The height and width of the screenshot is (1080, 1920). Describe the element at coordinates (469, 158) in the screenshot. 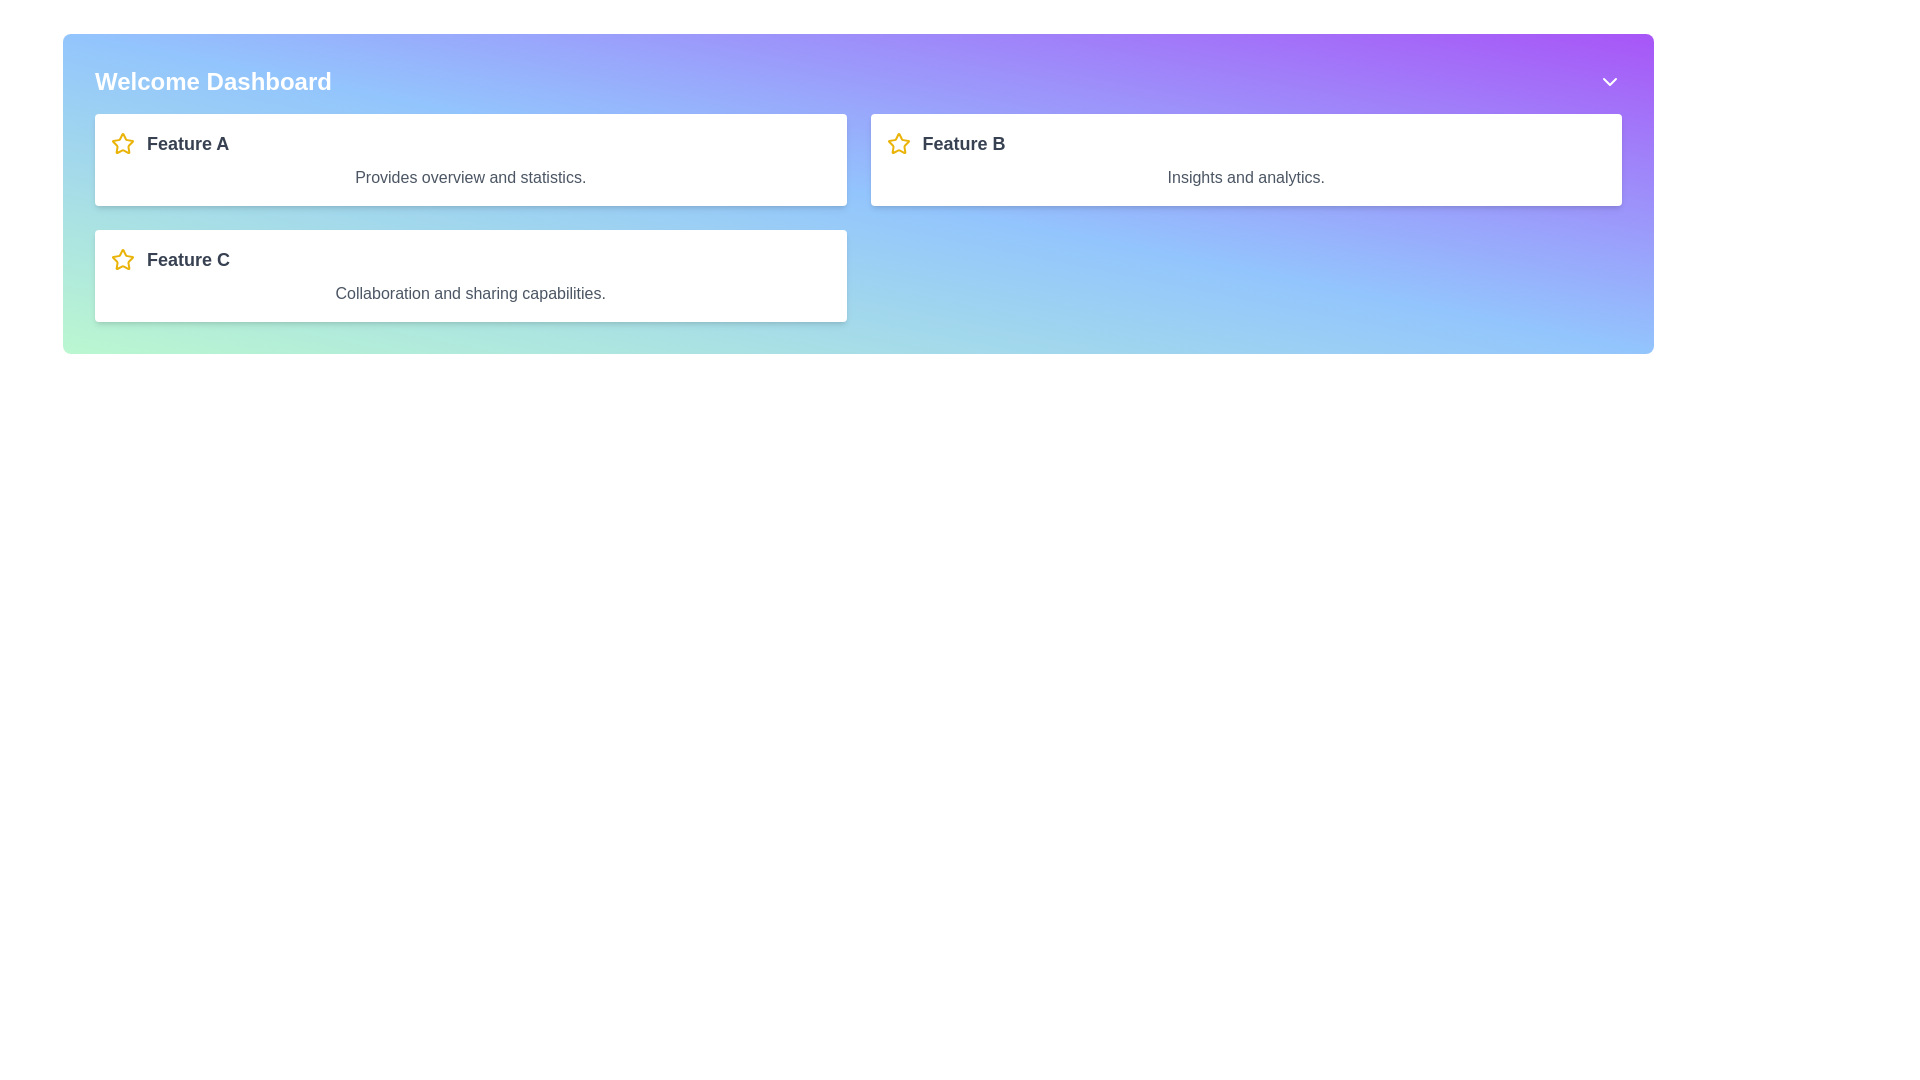

I see `the card introducing 'Feature A' located in the top-left section of the grid to interact with it` at that location.